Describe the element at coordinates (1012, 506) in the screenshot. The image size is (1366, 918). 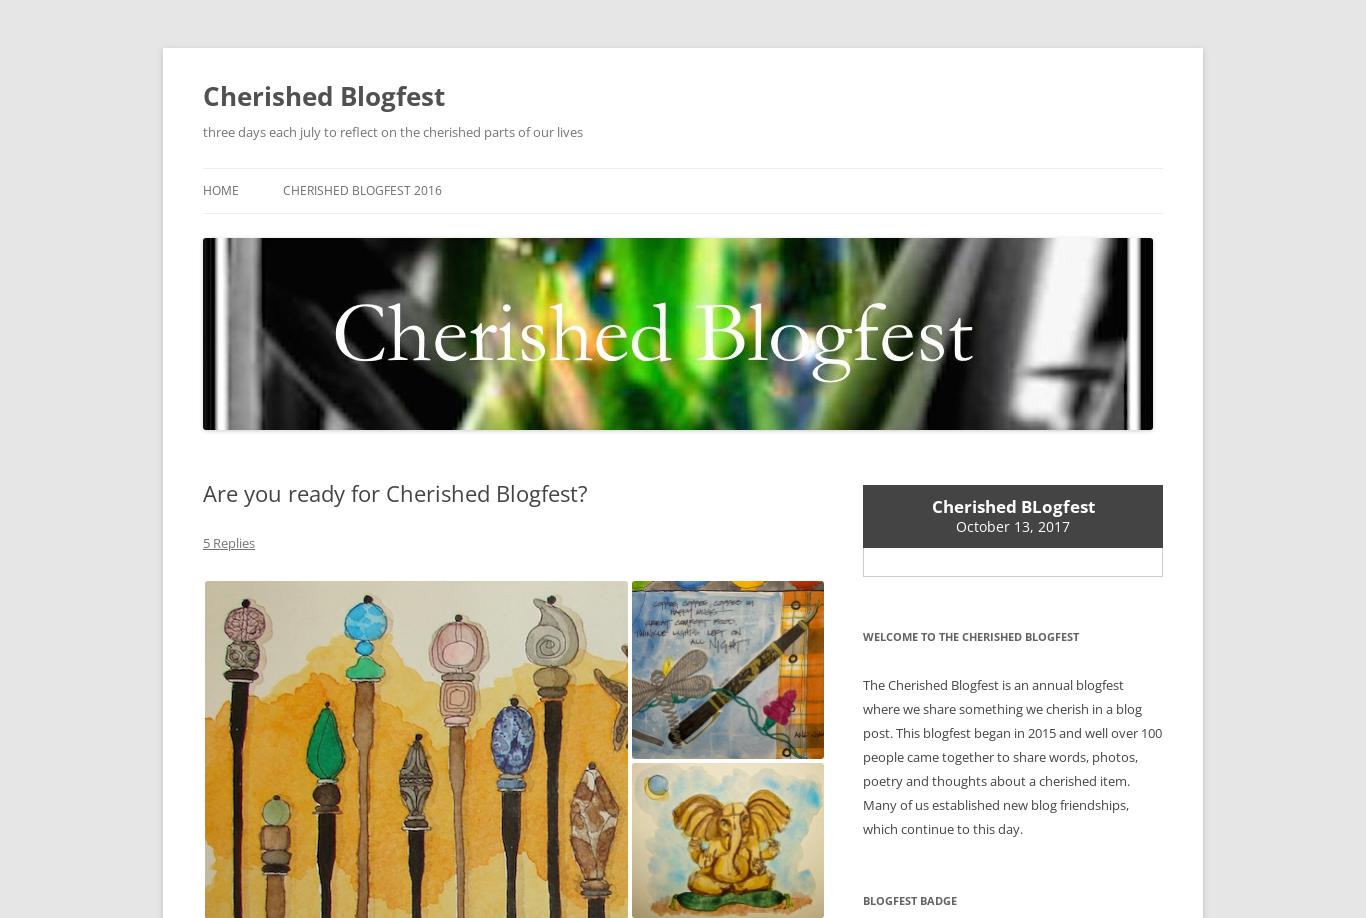
I see `'Cherished BLogfest'` at that location.